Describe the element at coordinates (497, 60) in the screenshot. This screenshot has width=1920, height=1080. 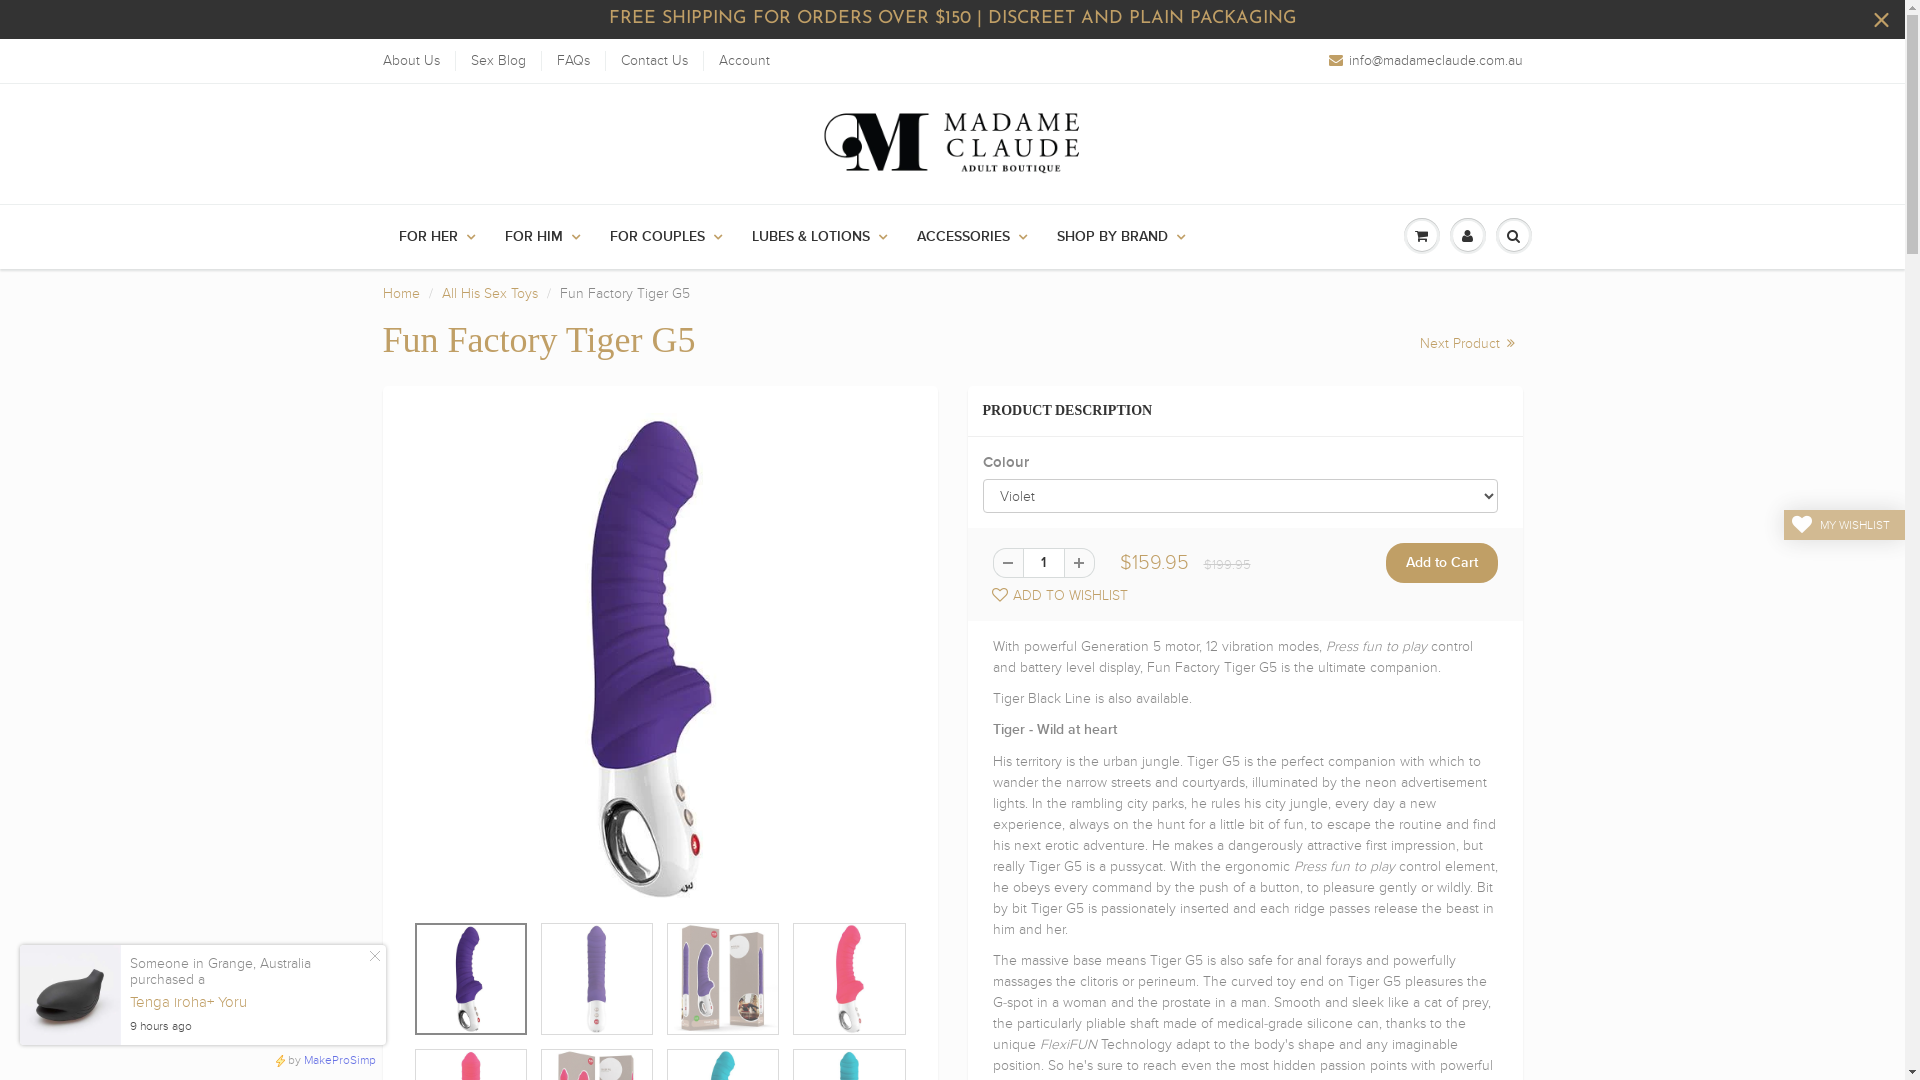
I see `'Sex Blog'` at that location.